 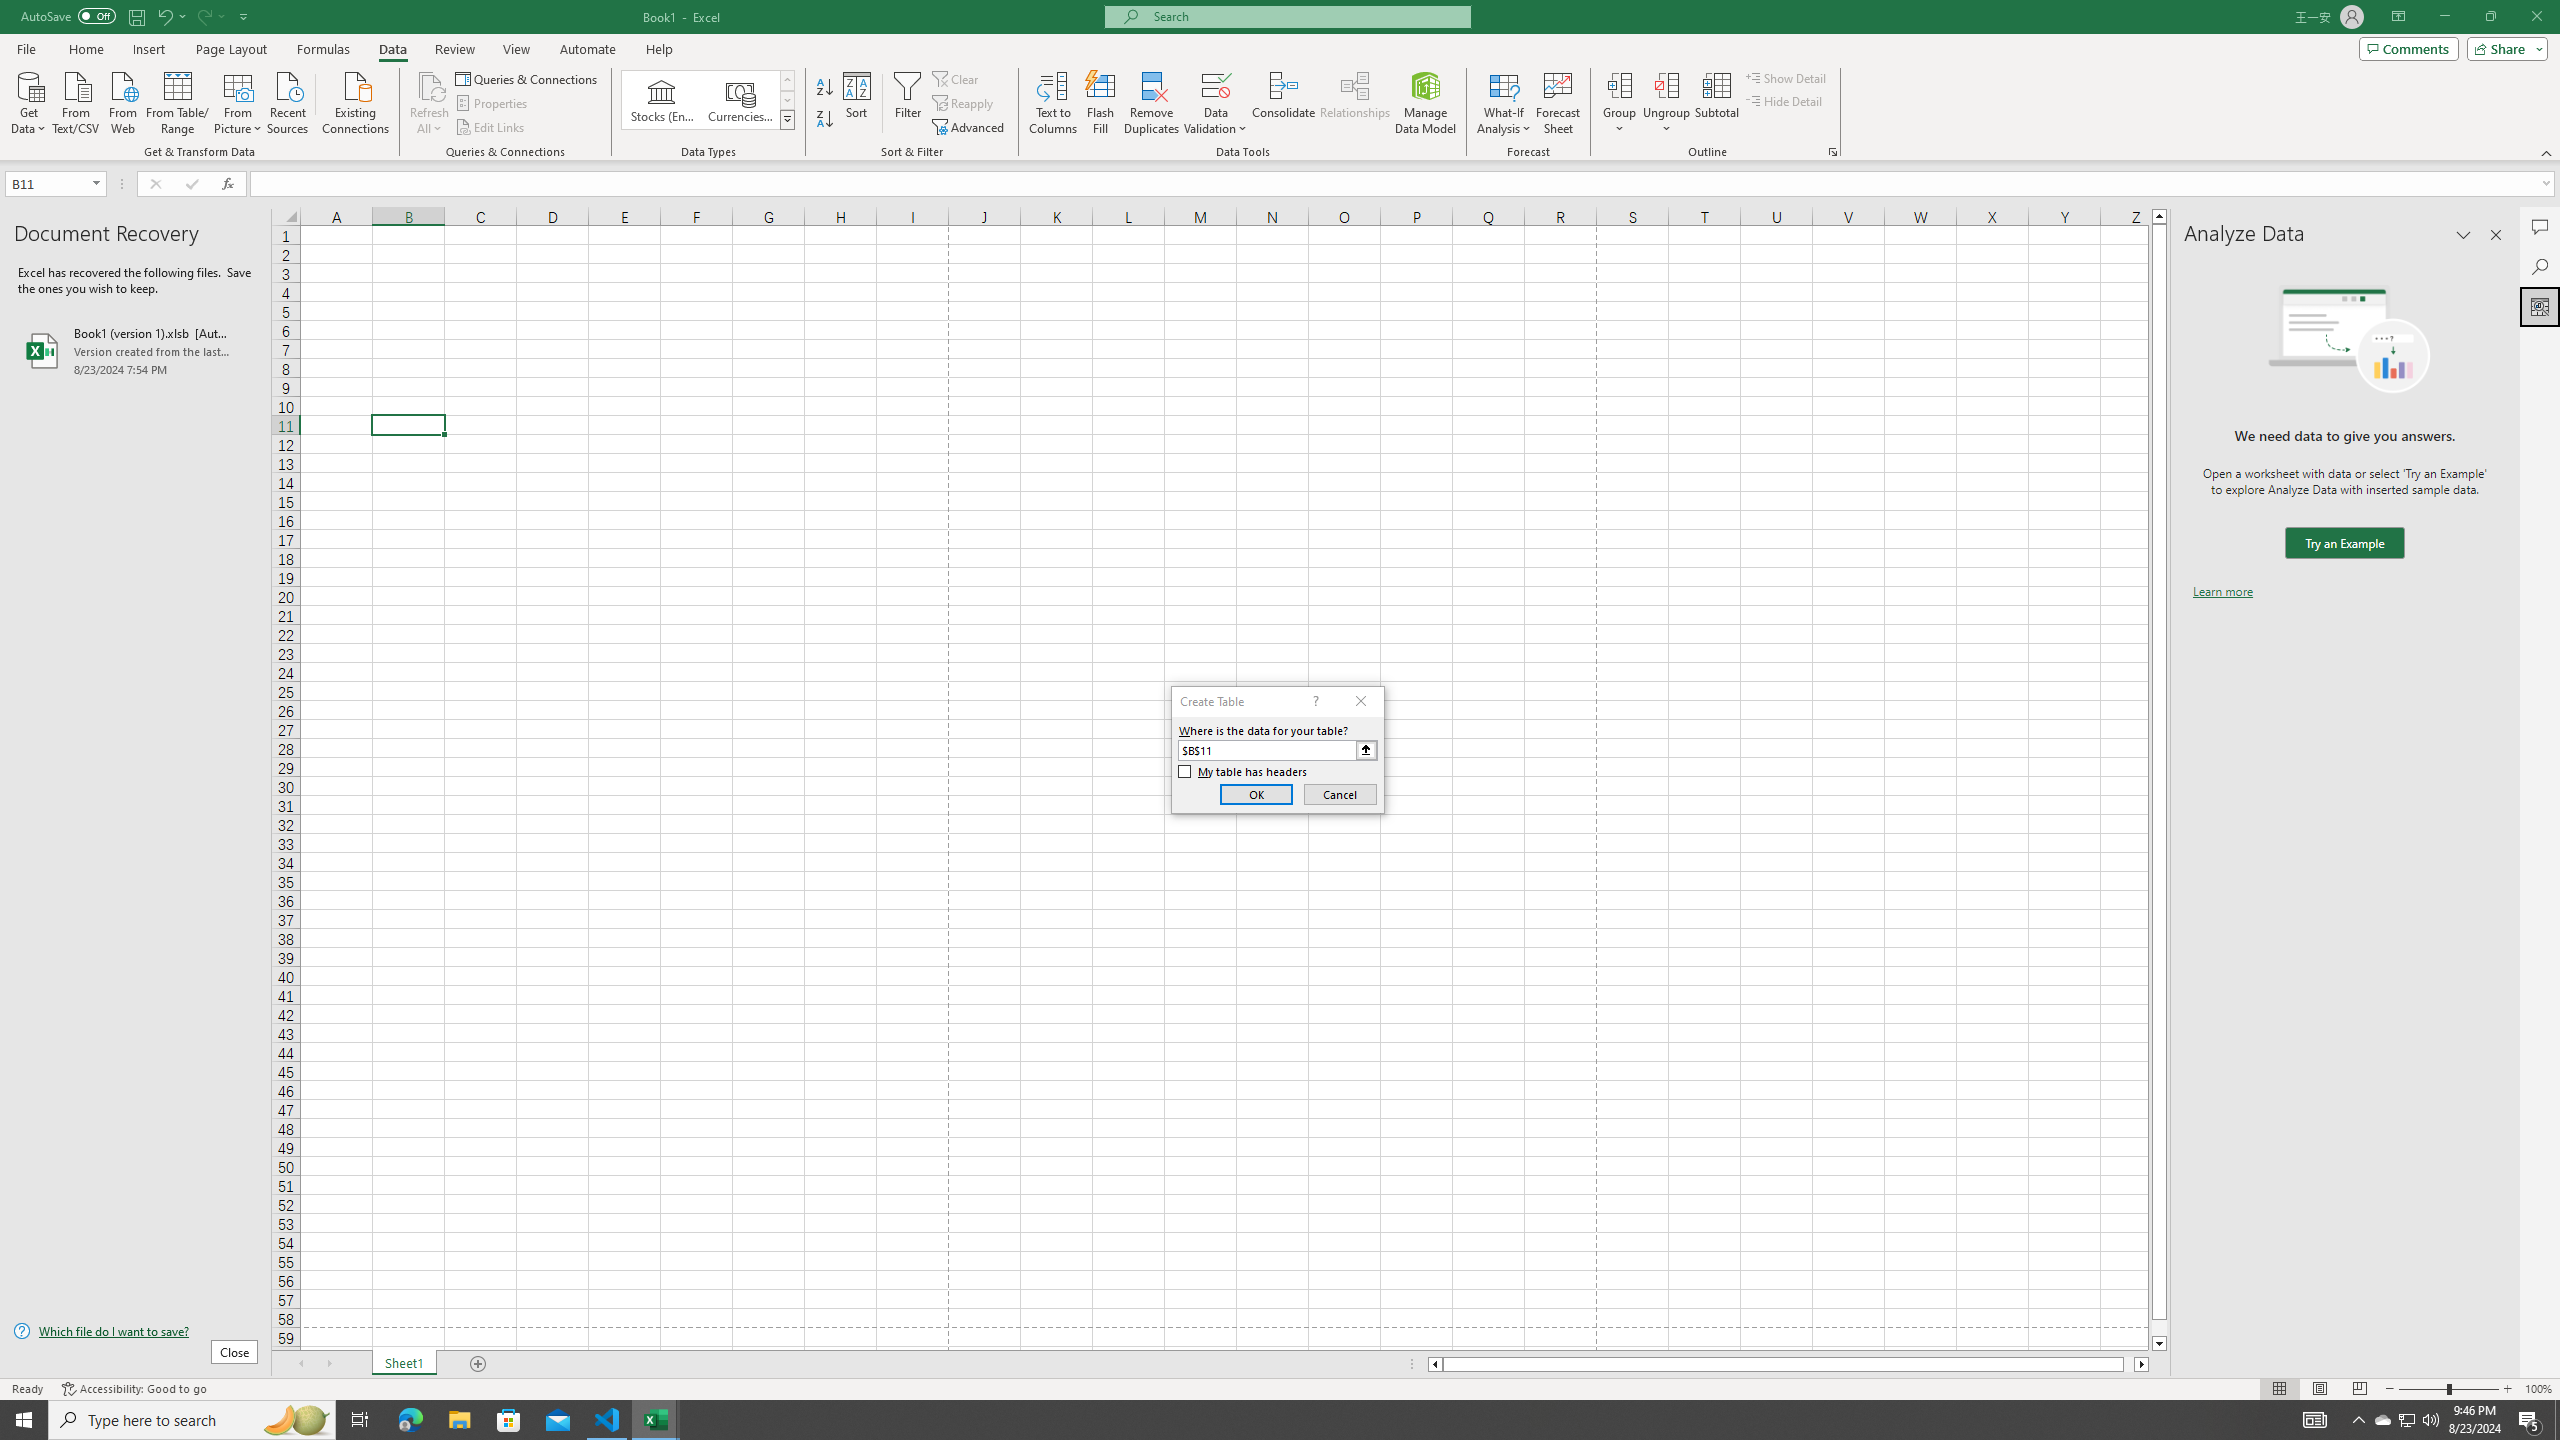 I want to click on 'From Table/Range', so click(x=176, y=100).